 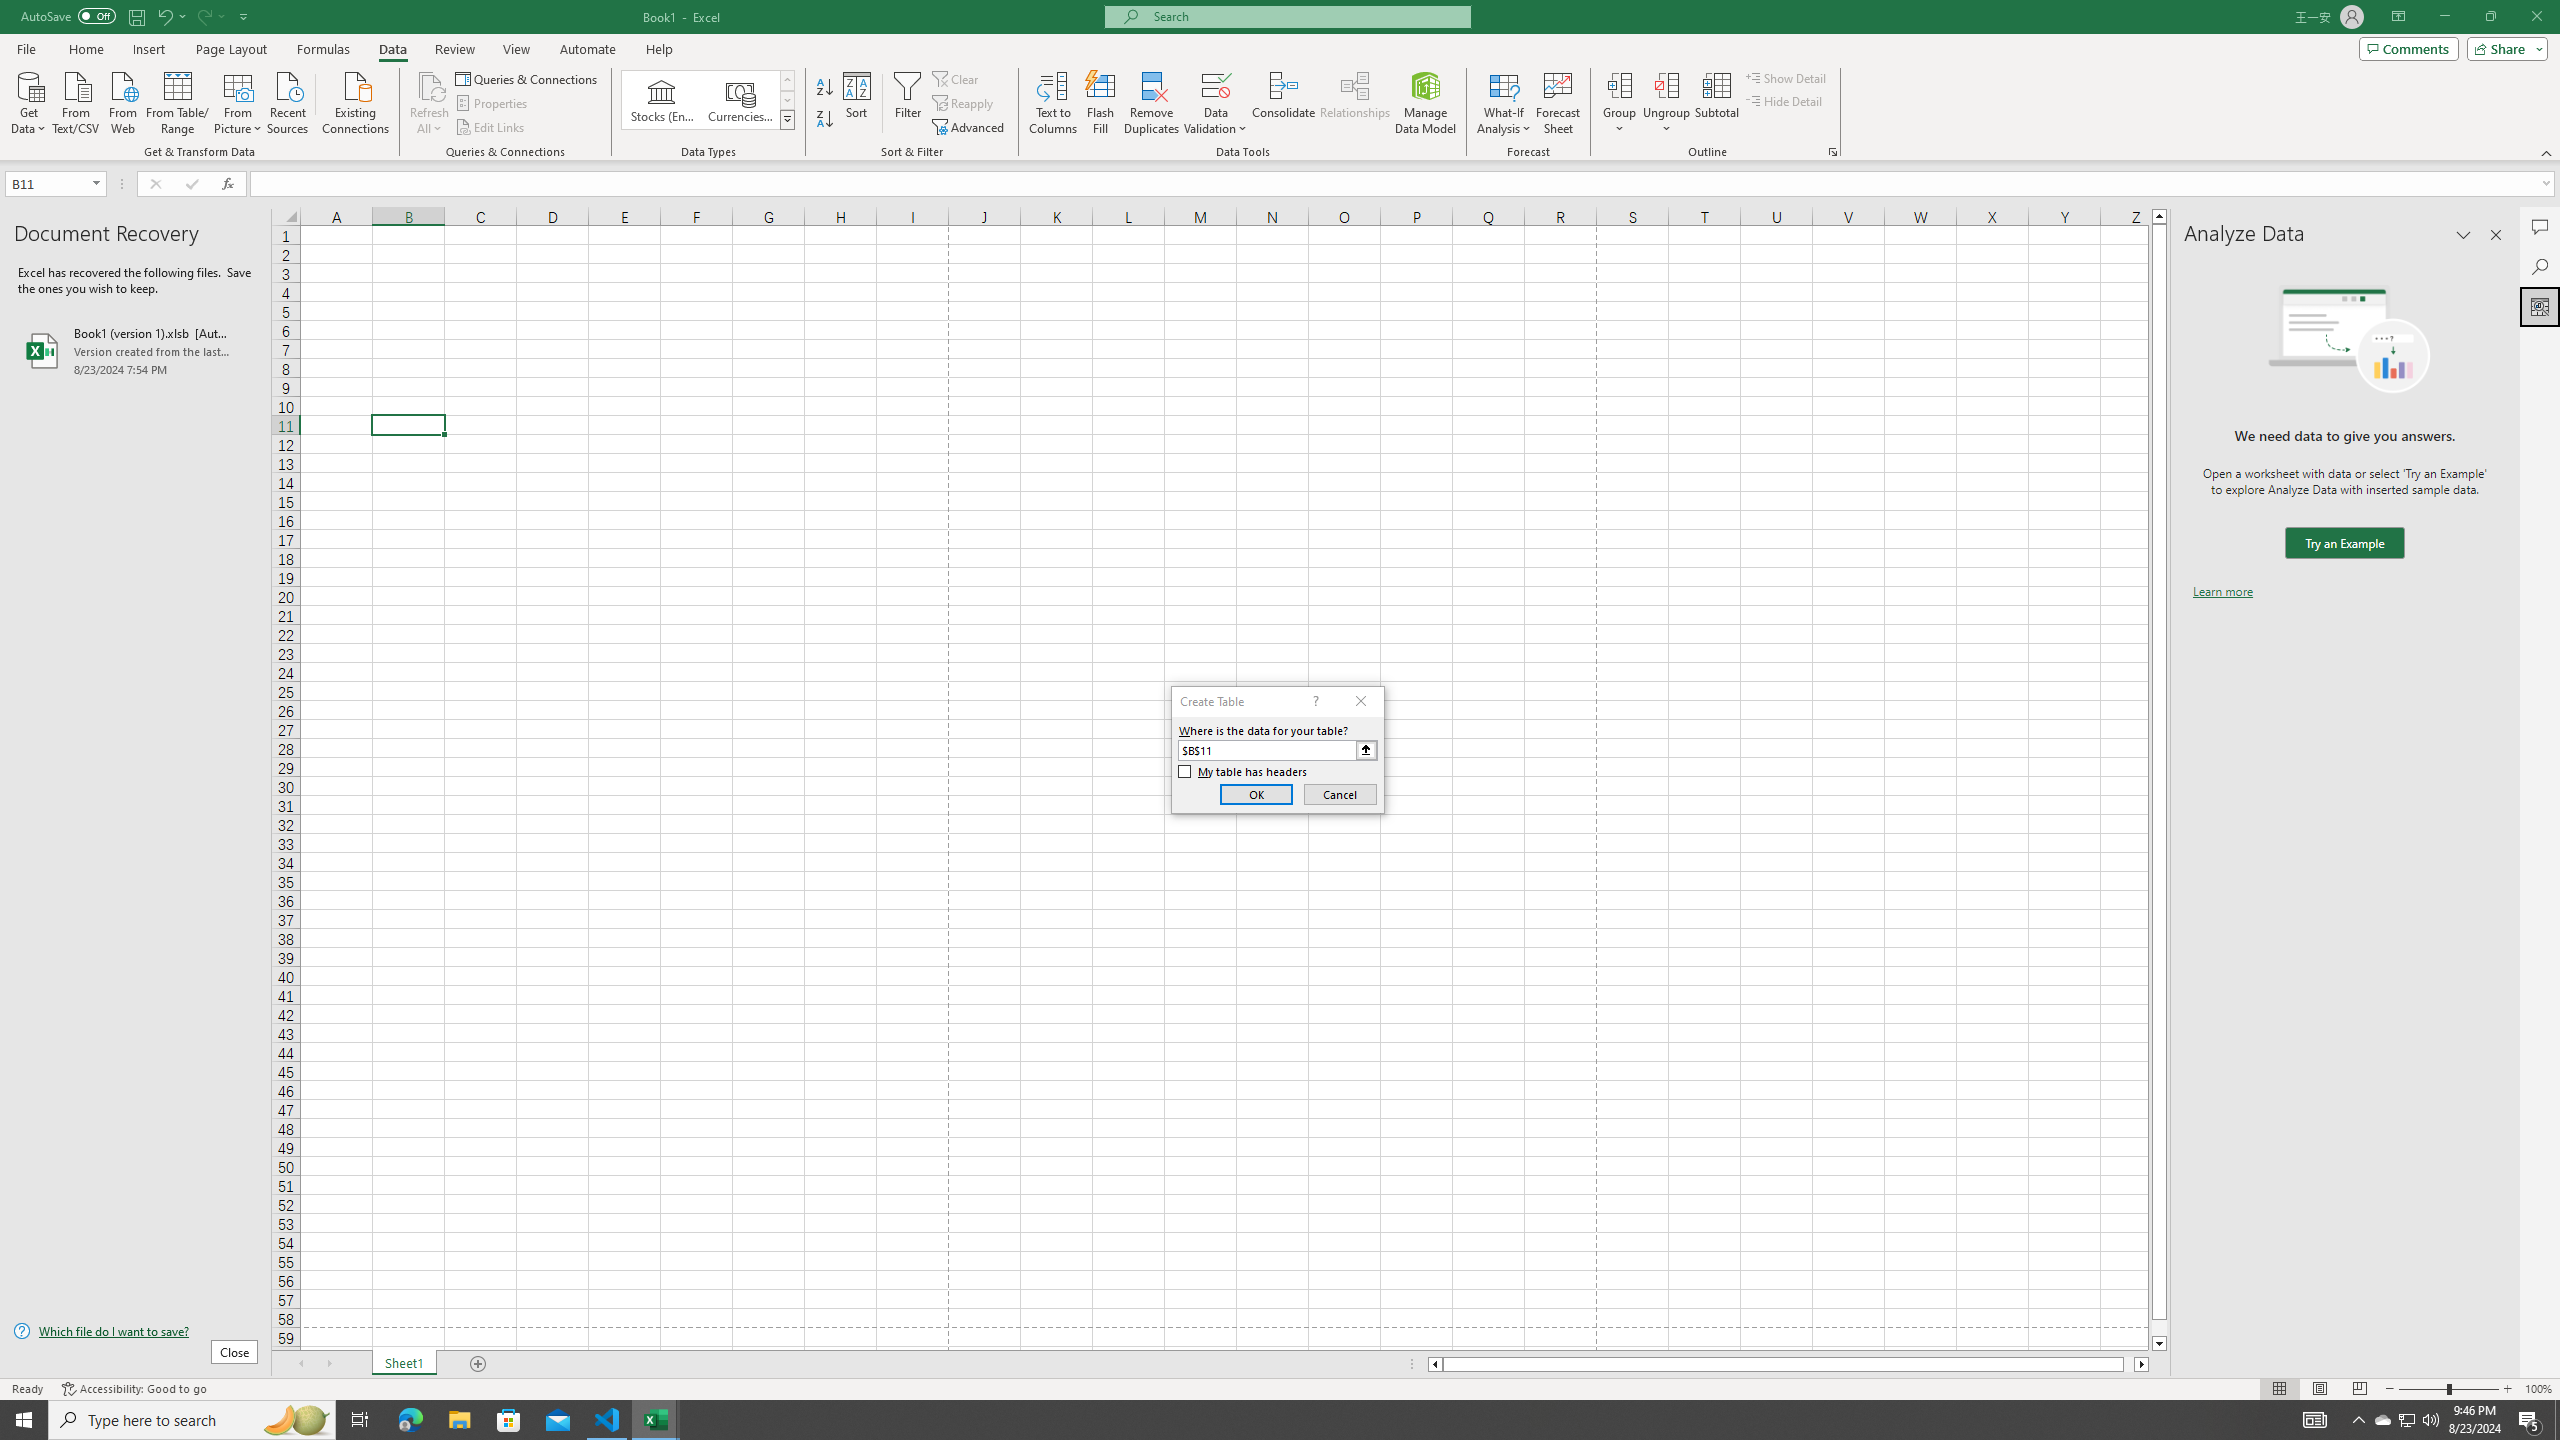 I want to click on 'From Table/Range', so click(x=176, y=100).